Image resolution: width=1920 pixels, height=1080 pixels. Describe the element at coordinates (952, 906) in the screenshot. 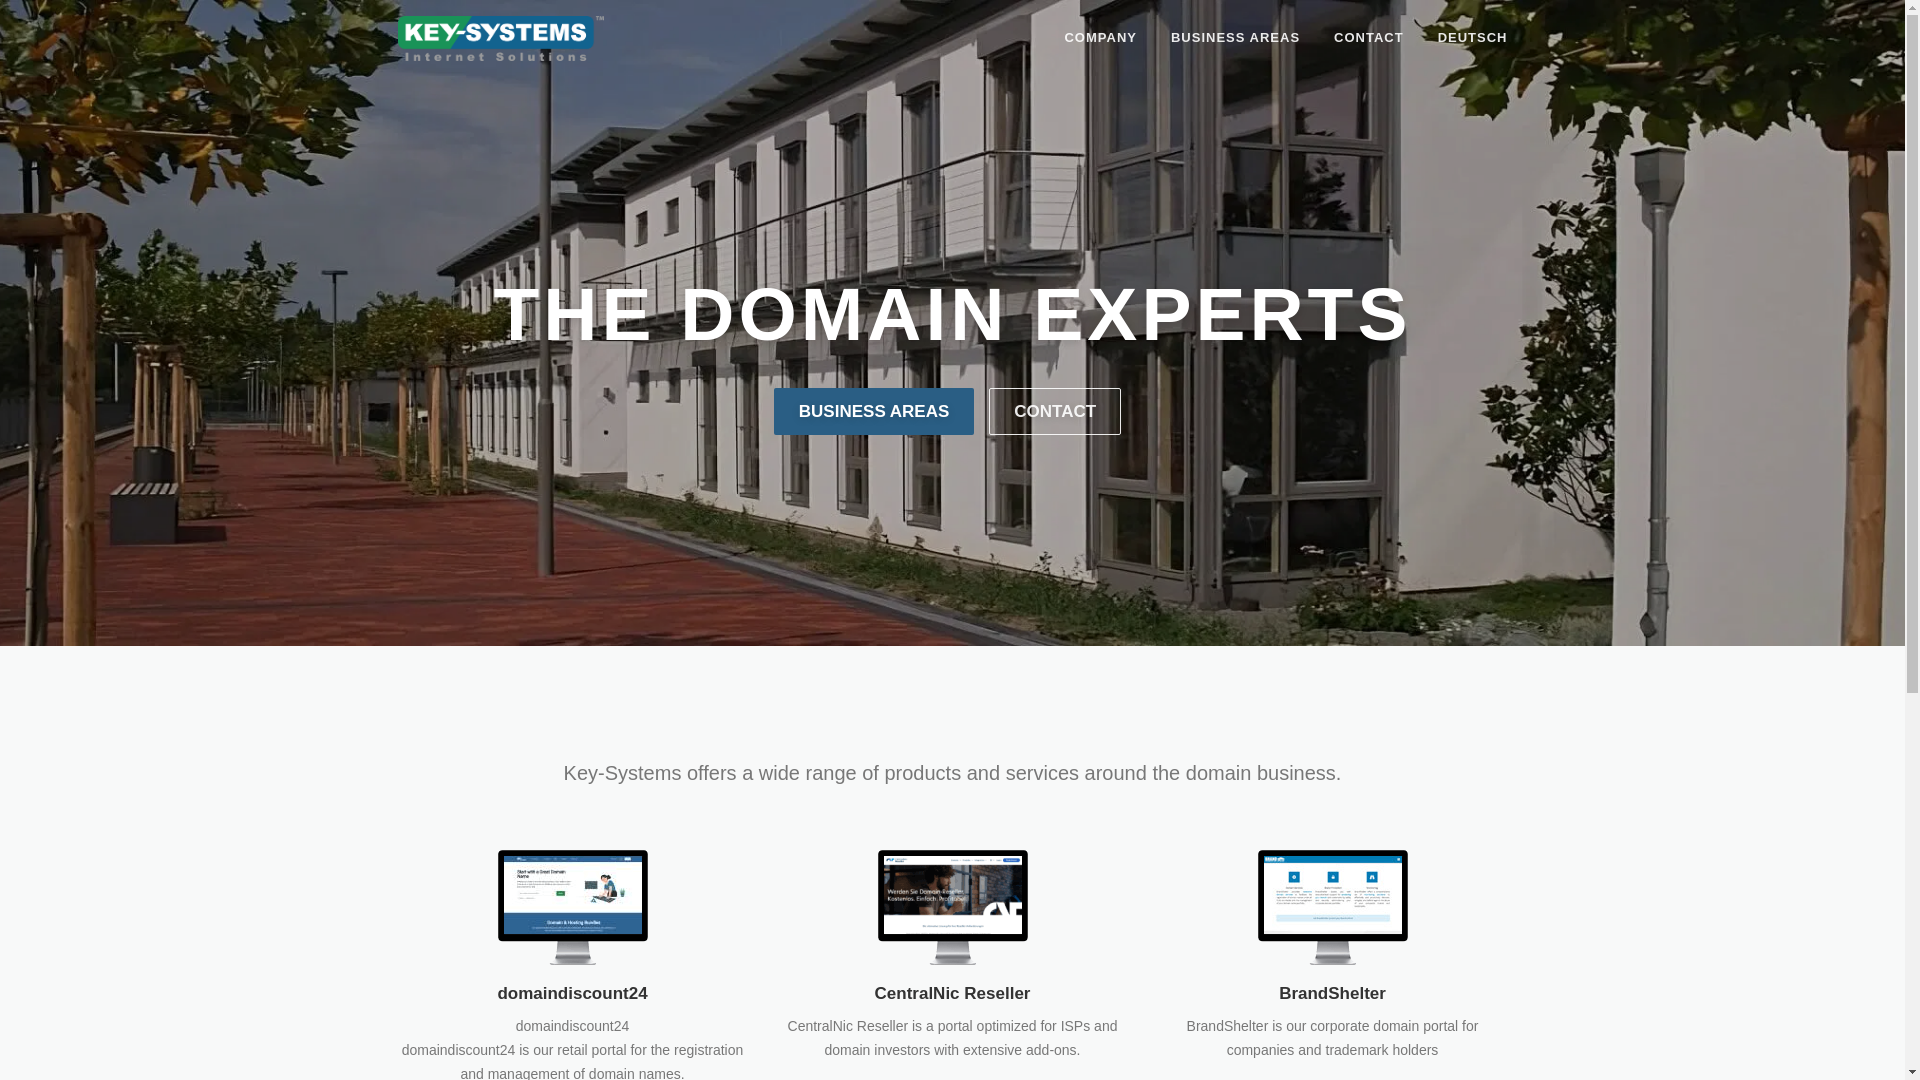

I see `'CentralNic Reseller'` at that location.